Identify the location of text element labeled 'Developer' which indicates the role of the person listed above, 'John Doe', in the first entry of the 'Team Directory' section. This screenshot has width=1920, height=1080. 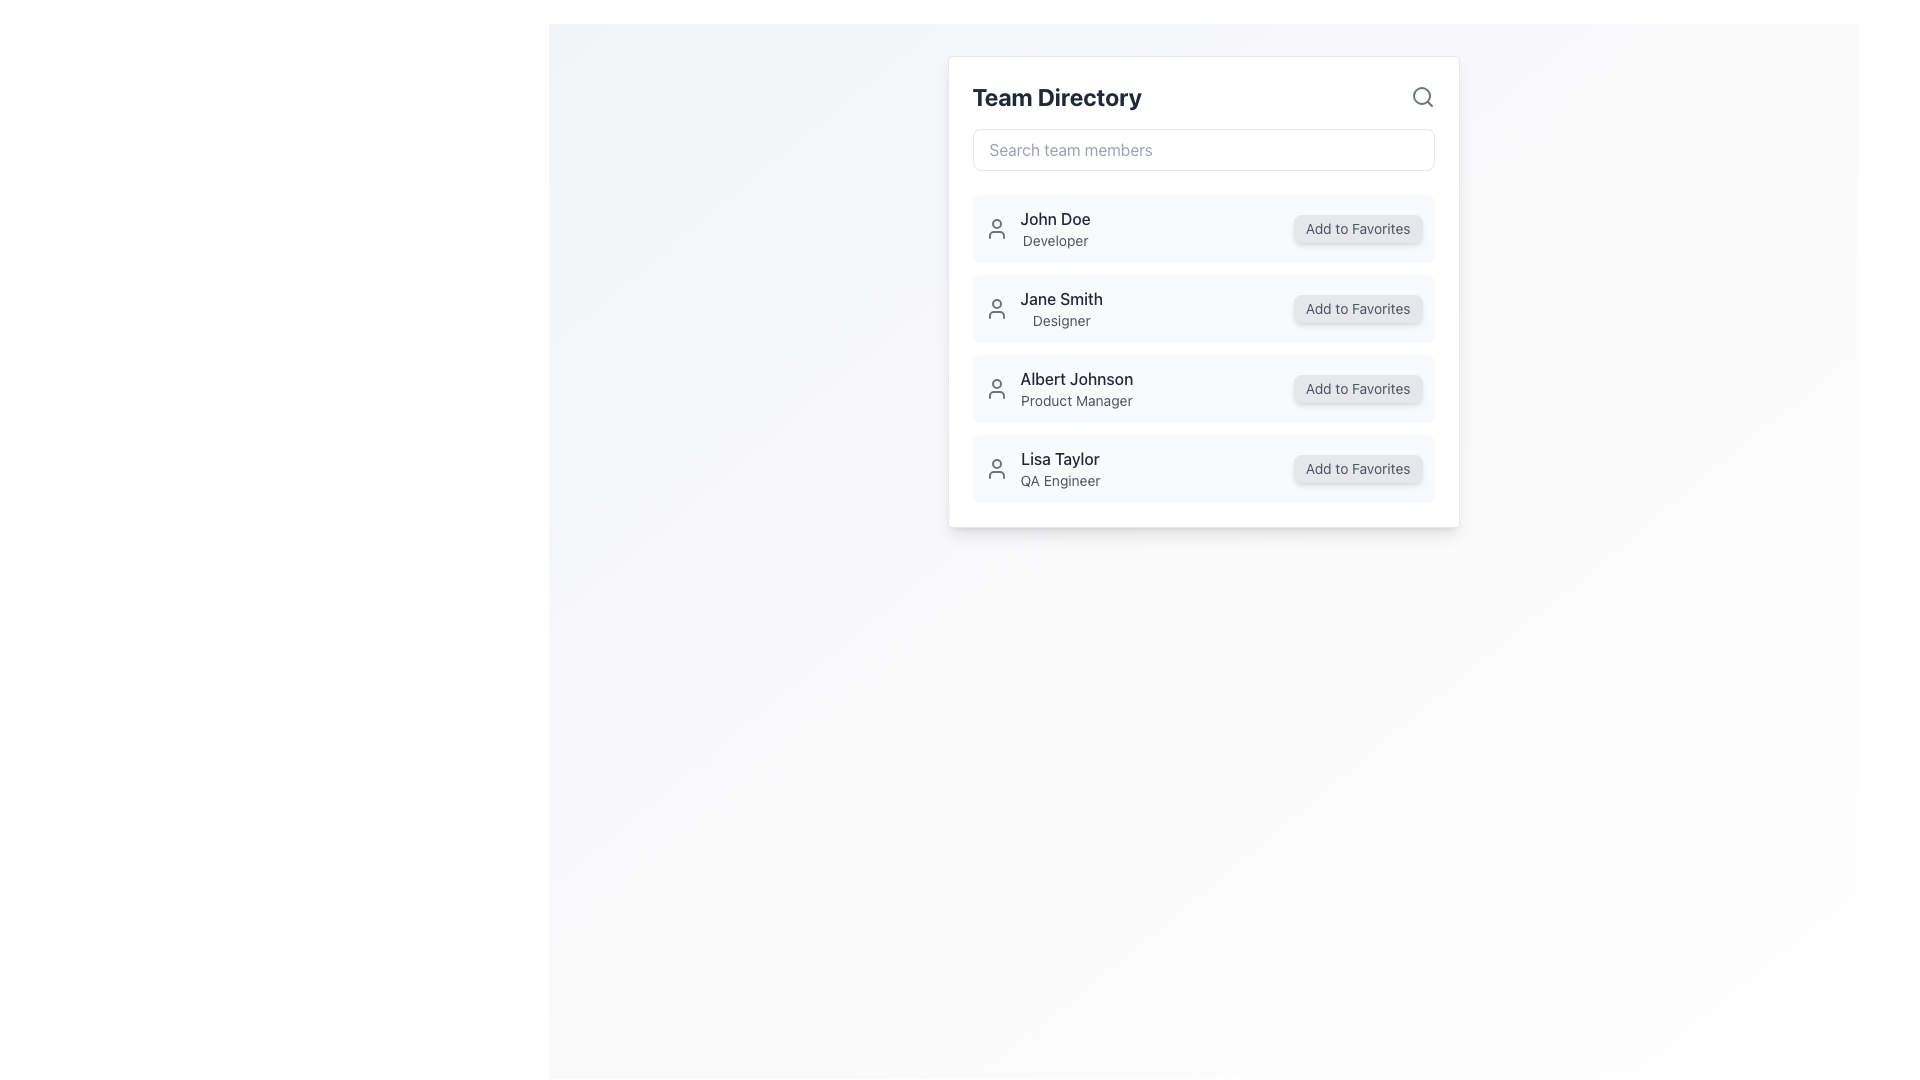
(1054, 239).